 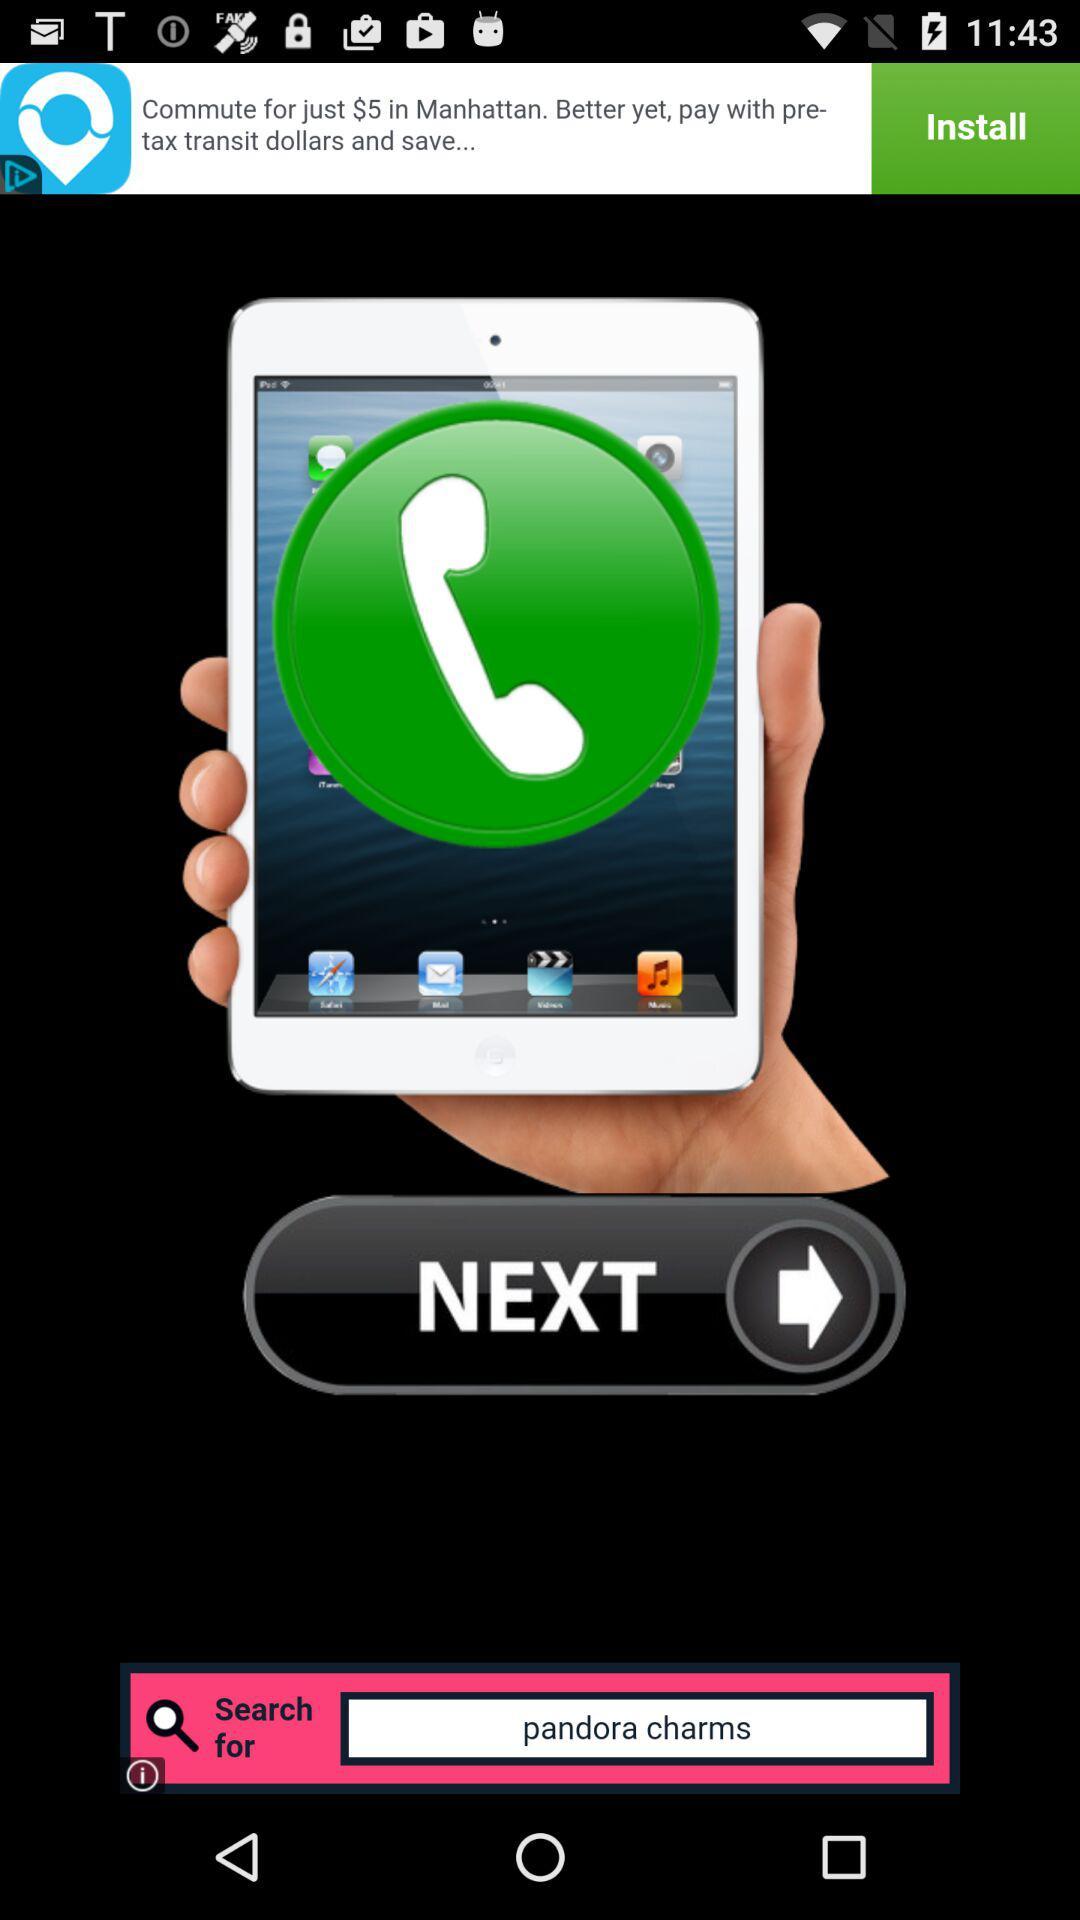 What do you see at coordinates (574, 1294) in the screenshot?
I see `next` at bounding box center [574, 1294].